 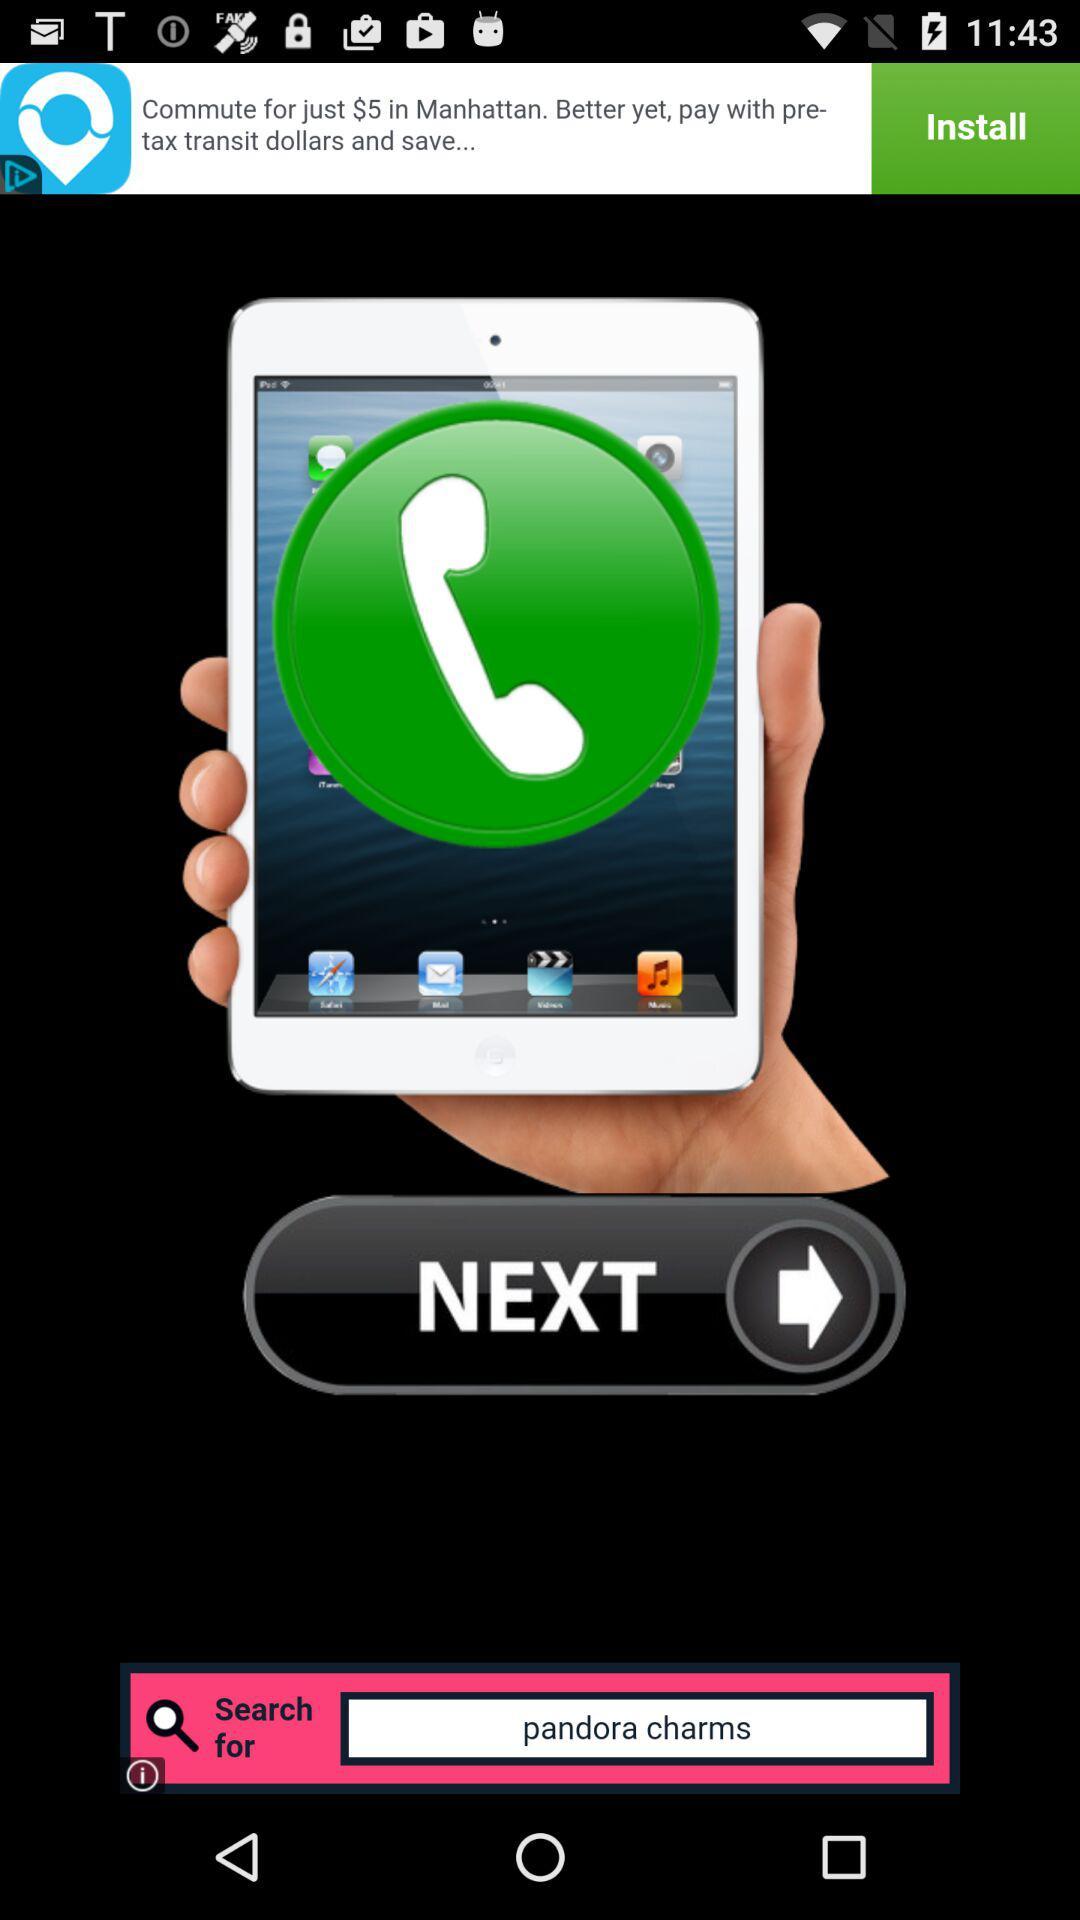 What do you see at coordinates (574, 1294) in the screenshot?
I see `next` at bounding box center [574, 1294].